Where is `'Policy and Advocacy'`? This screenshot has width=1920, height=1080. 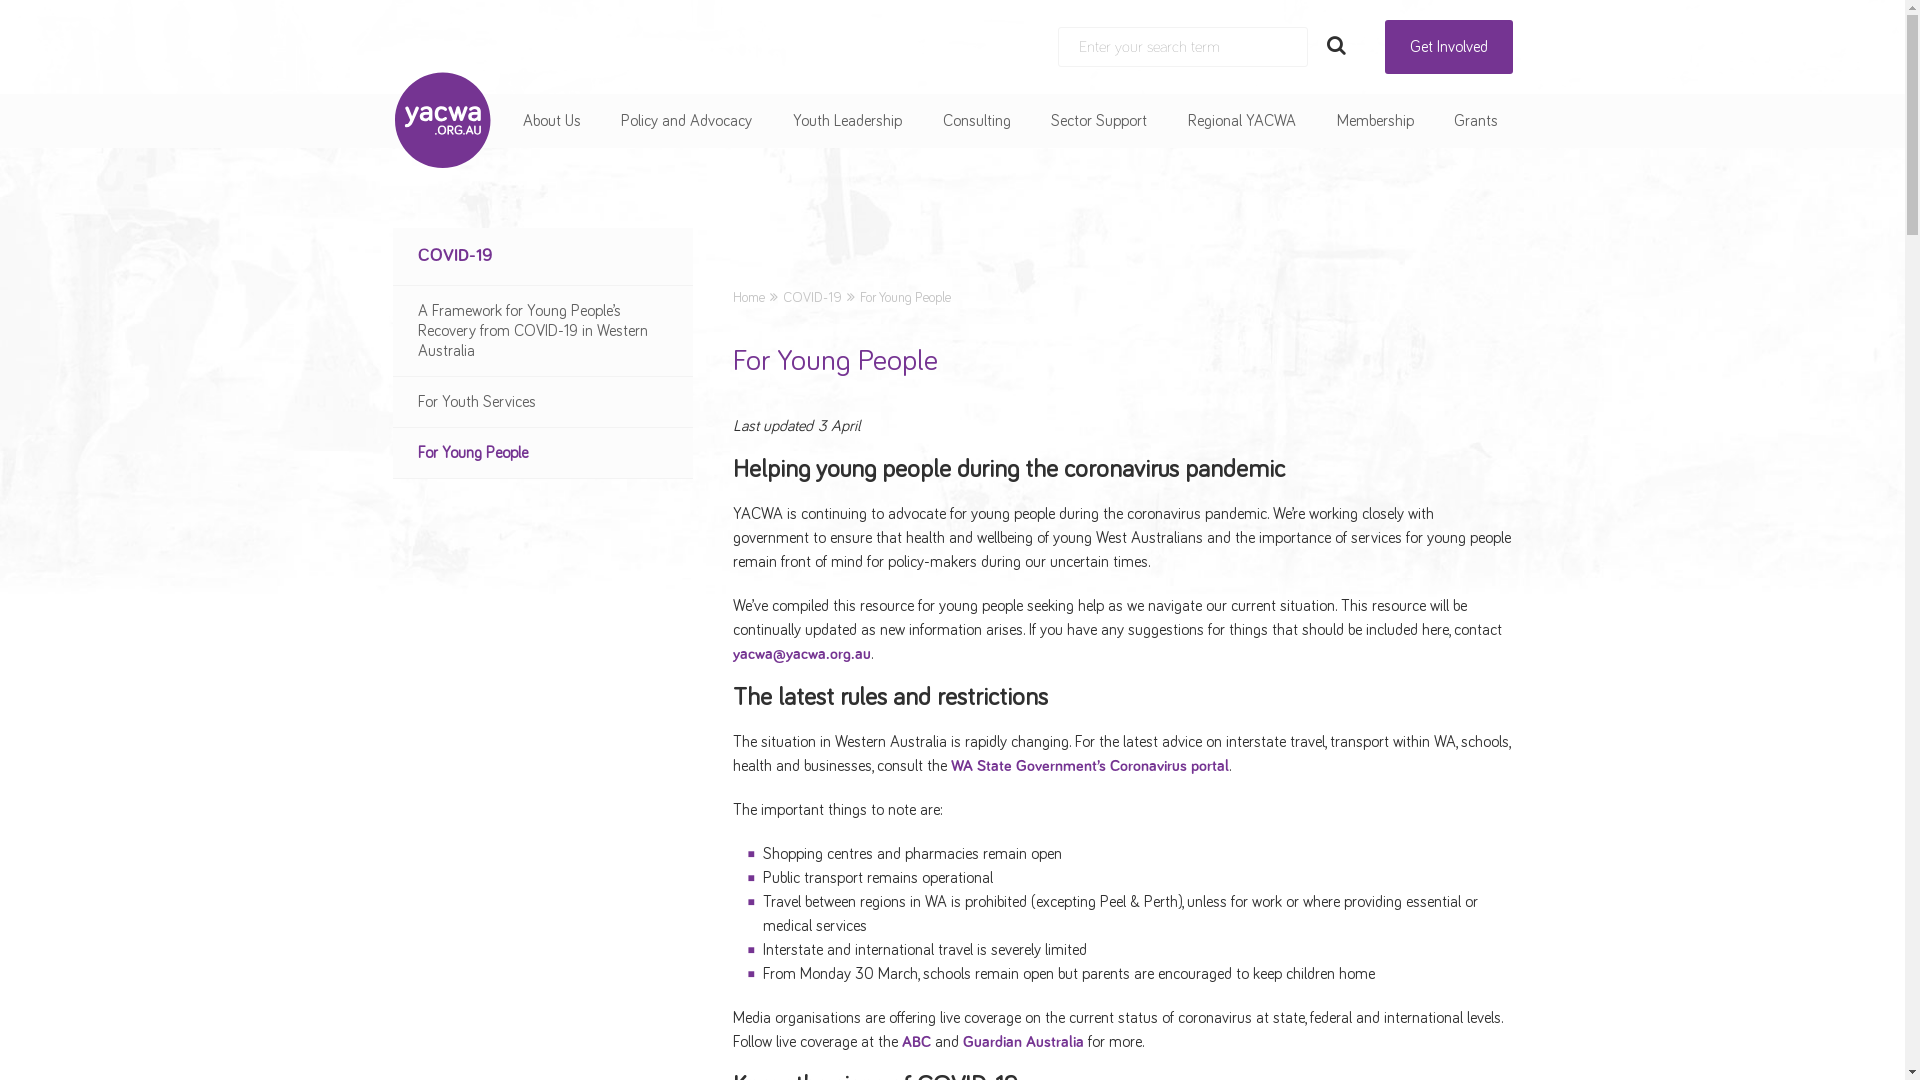 'Policy and Advocacy' is located at coordinates (686, 120).